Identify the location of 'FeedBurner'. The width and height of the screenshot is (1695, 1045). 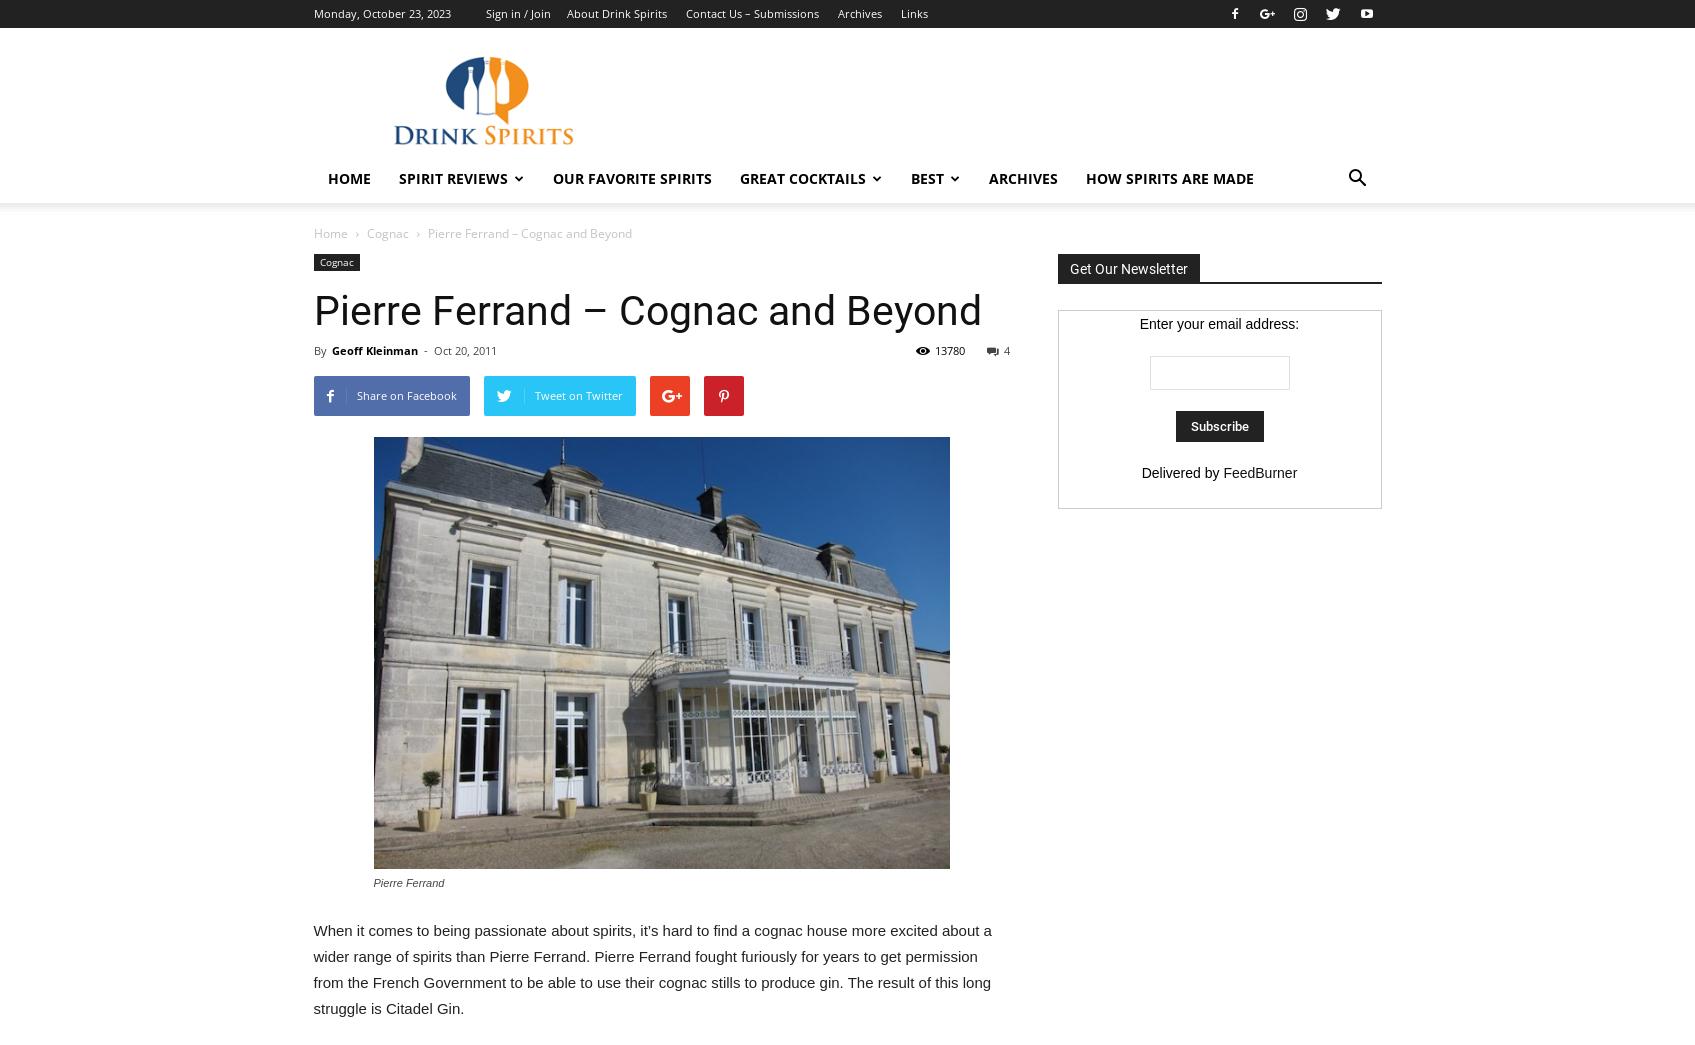
(1259, 471).